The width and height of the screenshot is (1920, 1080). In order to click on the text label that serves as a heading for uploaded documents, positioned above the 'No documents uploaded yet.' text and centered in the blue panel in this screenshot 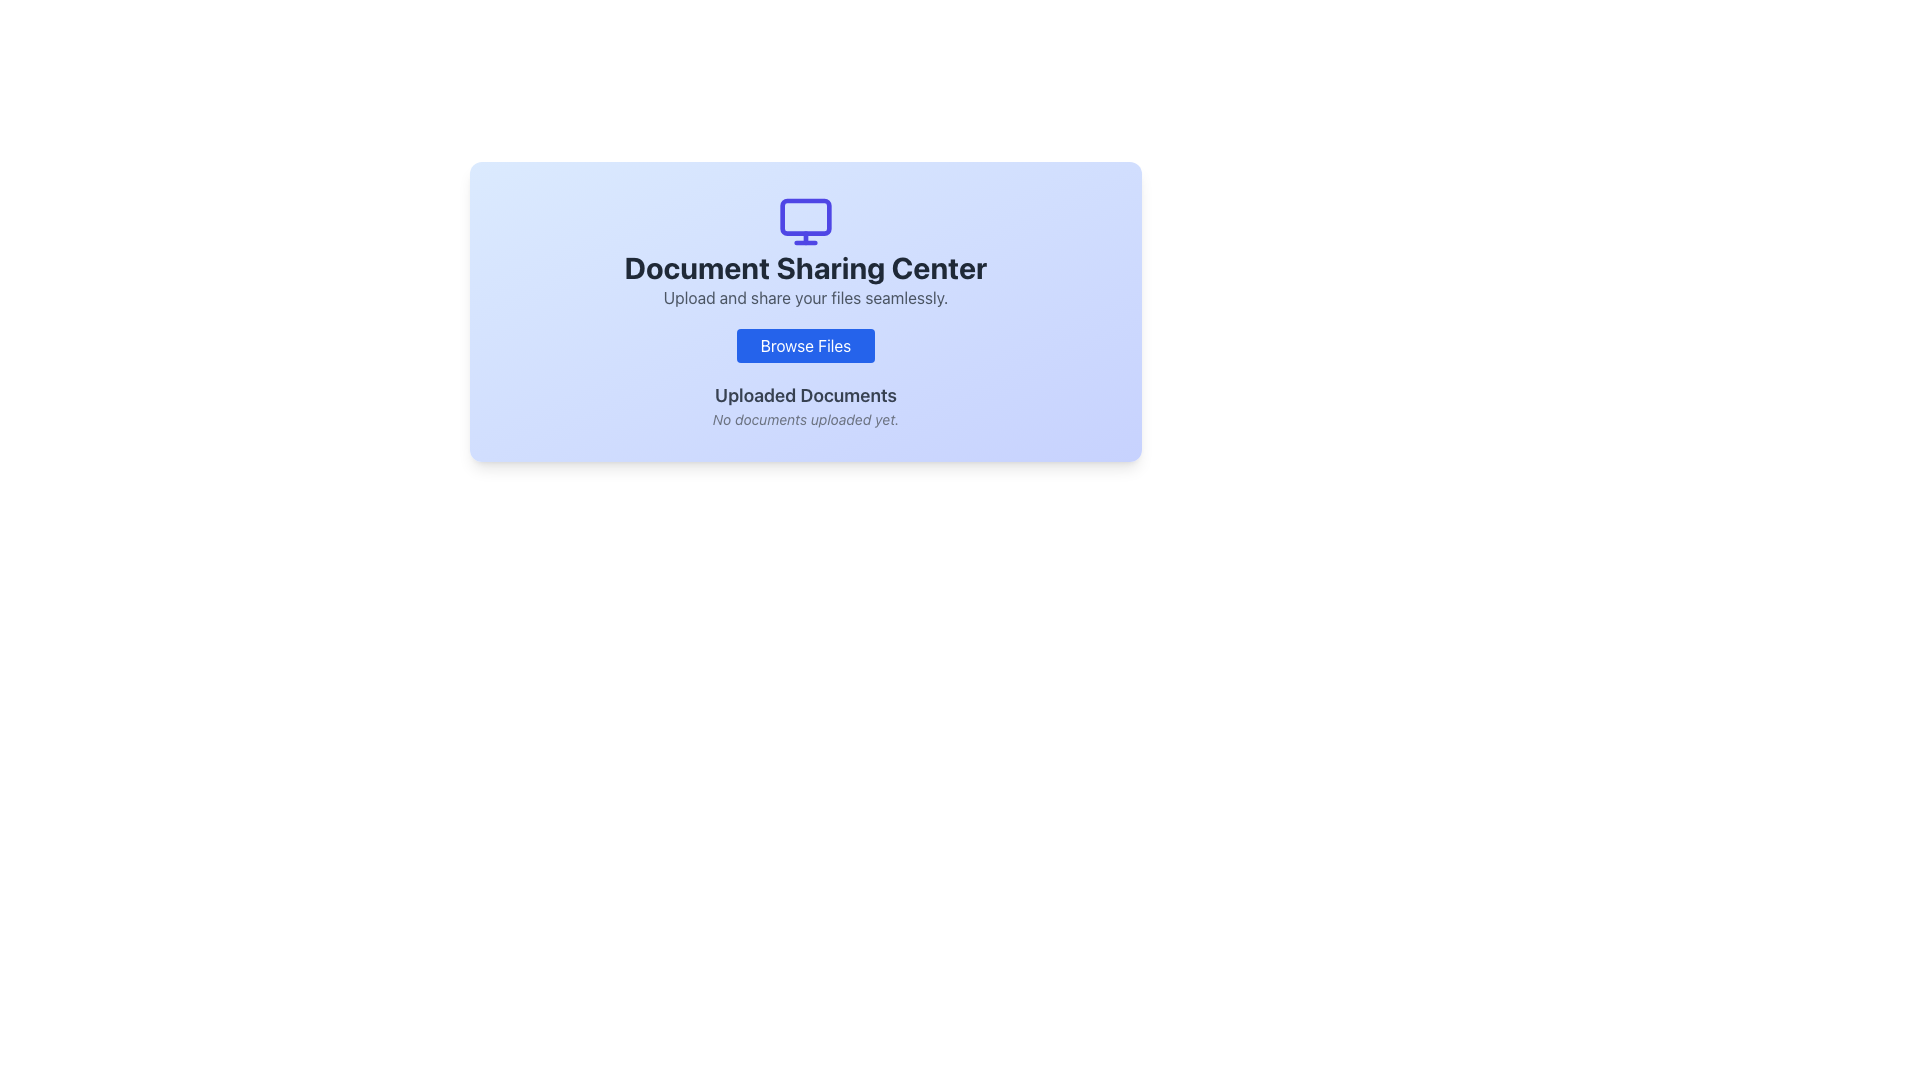, I will do `click(806, 396)`.